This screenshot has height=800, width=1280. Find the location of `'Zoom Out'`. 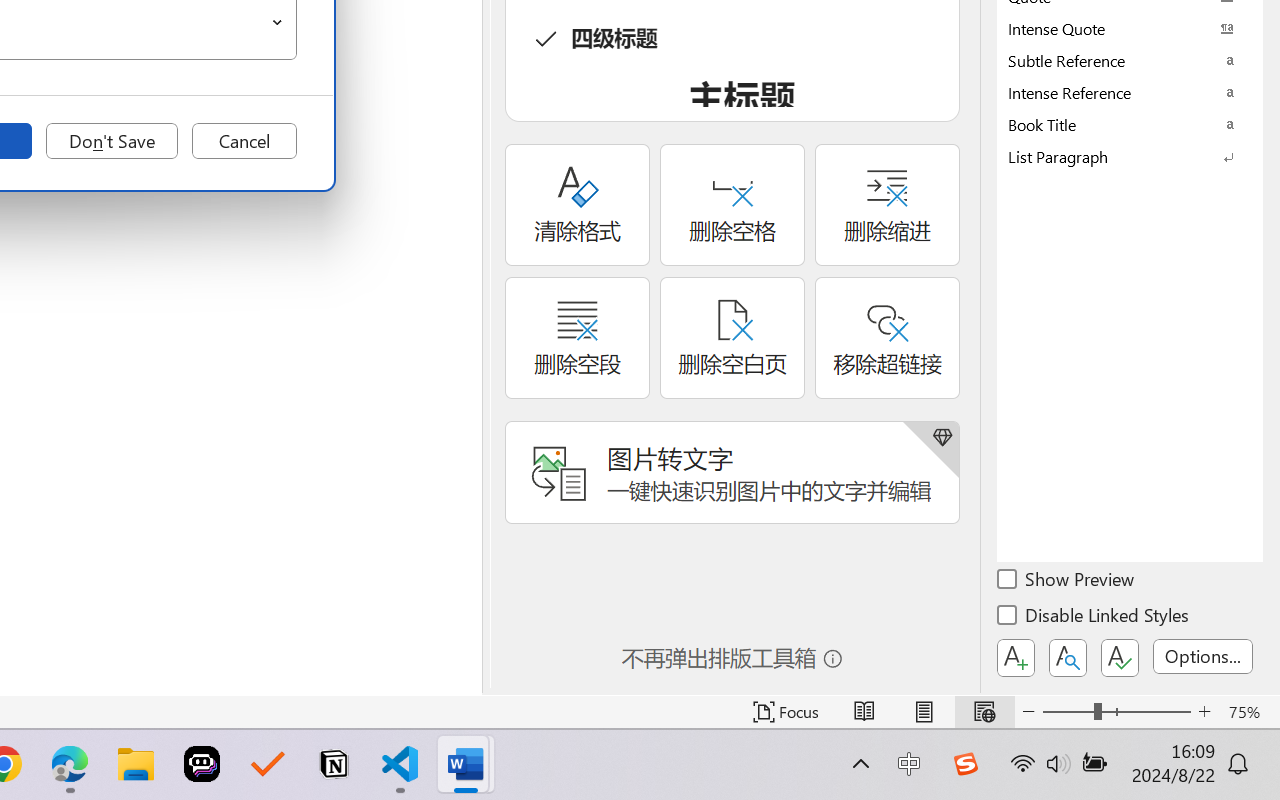

'Zoom Out' is located at coordinates (1067, 711).